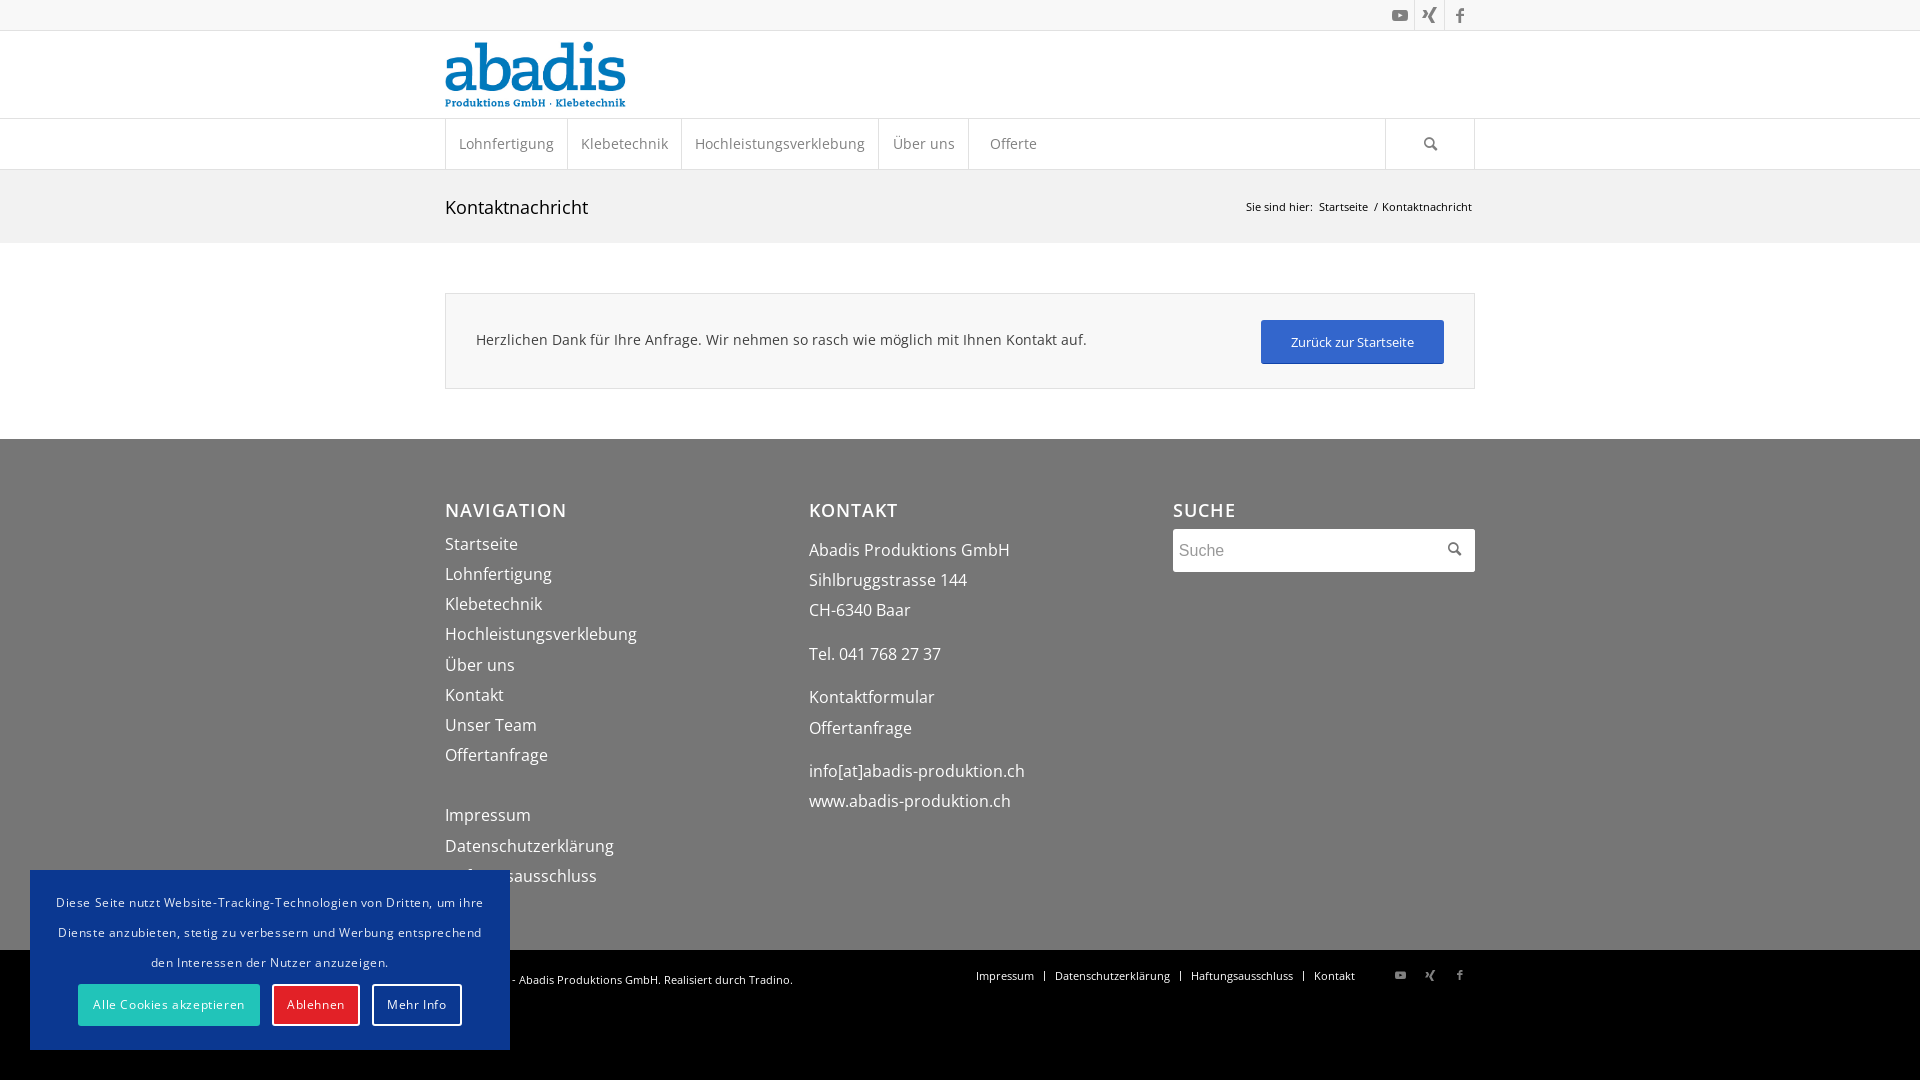 The width and height of the screenshot is (1920, 1080). Describe the element at coordinates (168, 1005) in the screenshot. I see `'Alle Cookies akzeptieren'` at that location.